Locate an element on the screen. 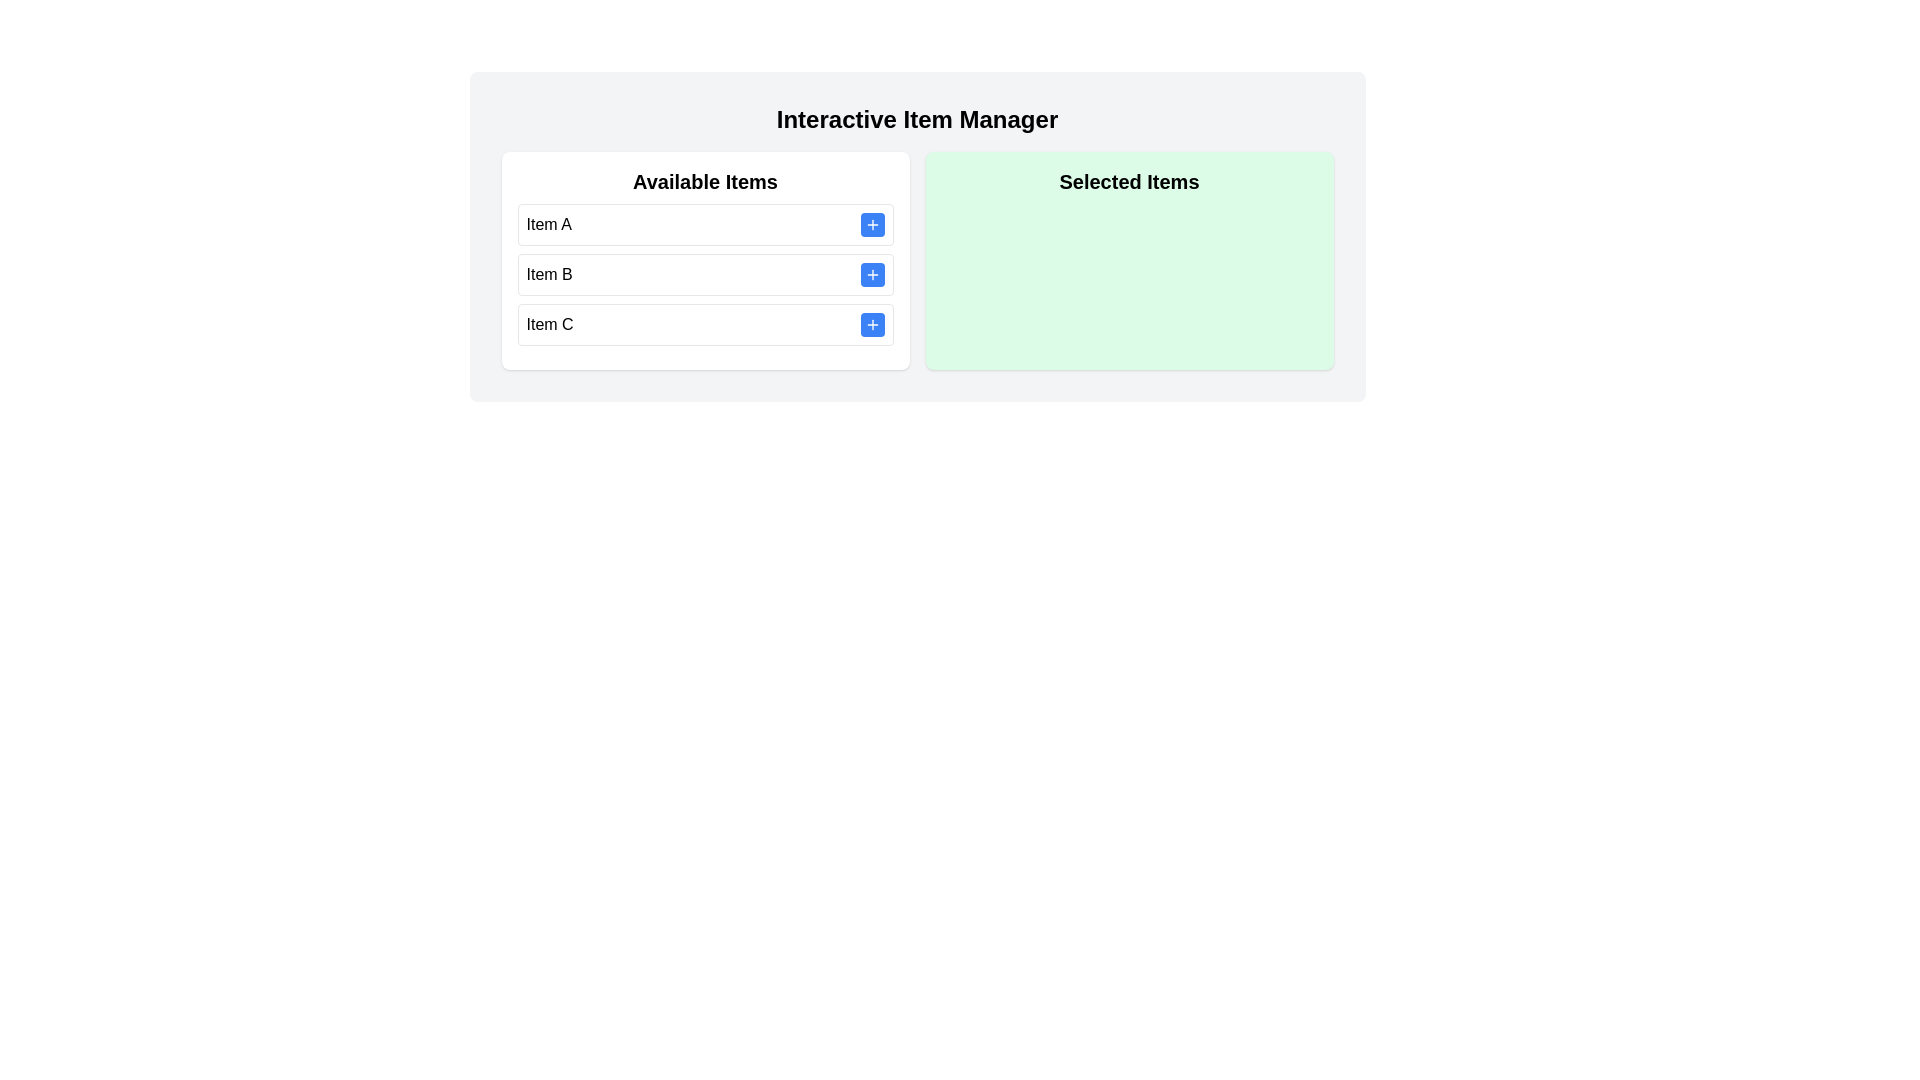 Image resolution: width=1920 pixels, height=1080 pixels. the second row item is located at coordinates (705, 274).